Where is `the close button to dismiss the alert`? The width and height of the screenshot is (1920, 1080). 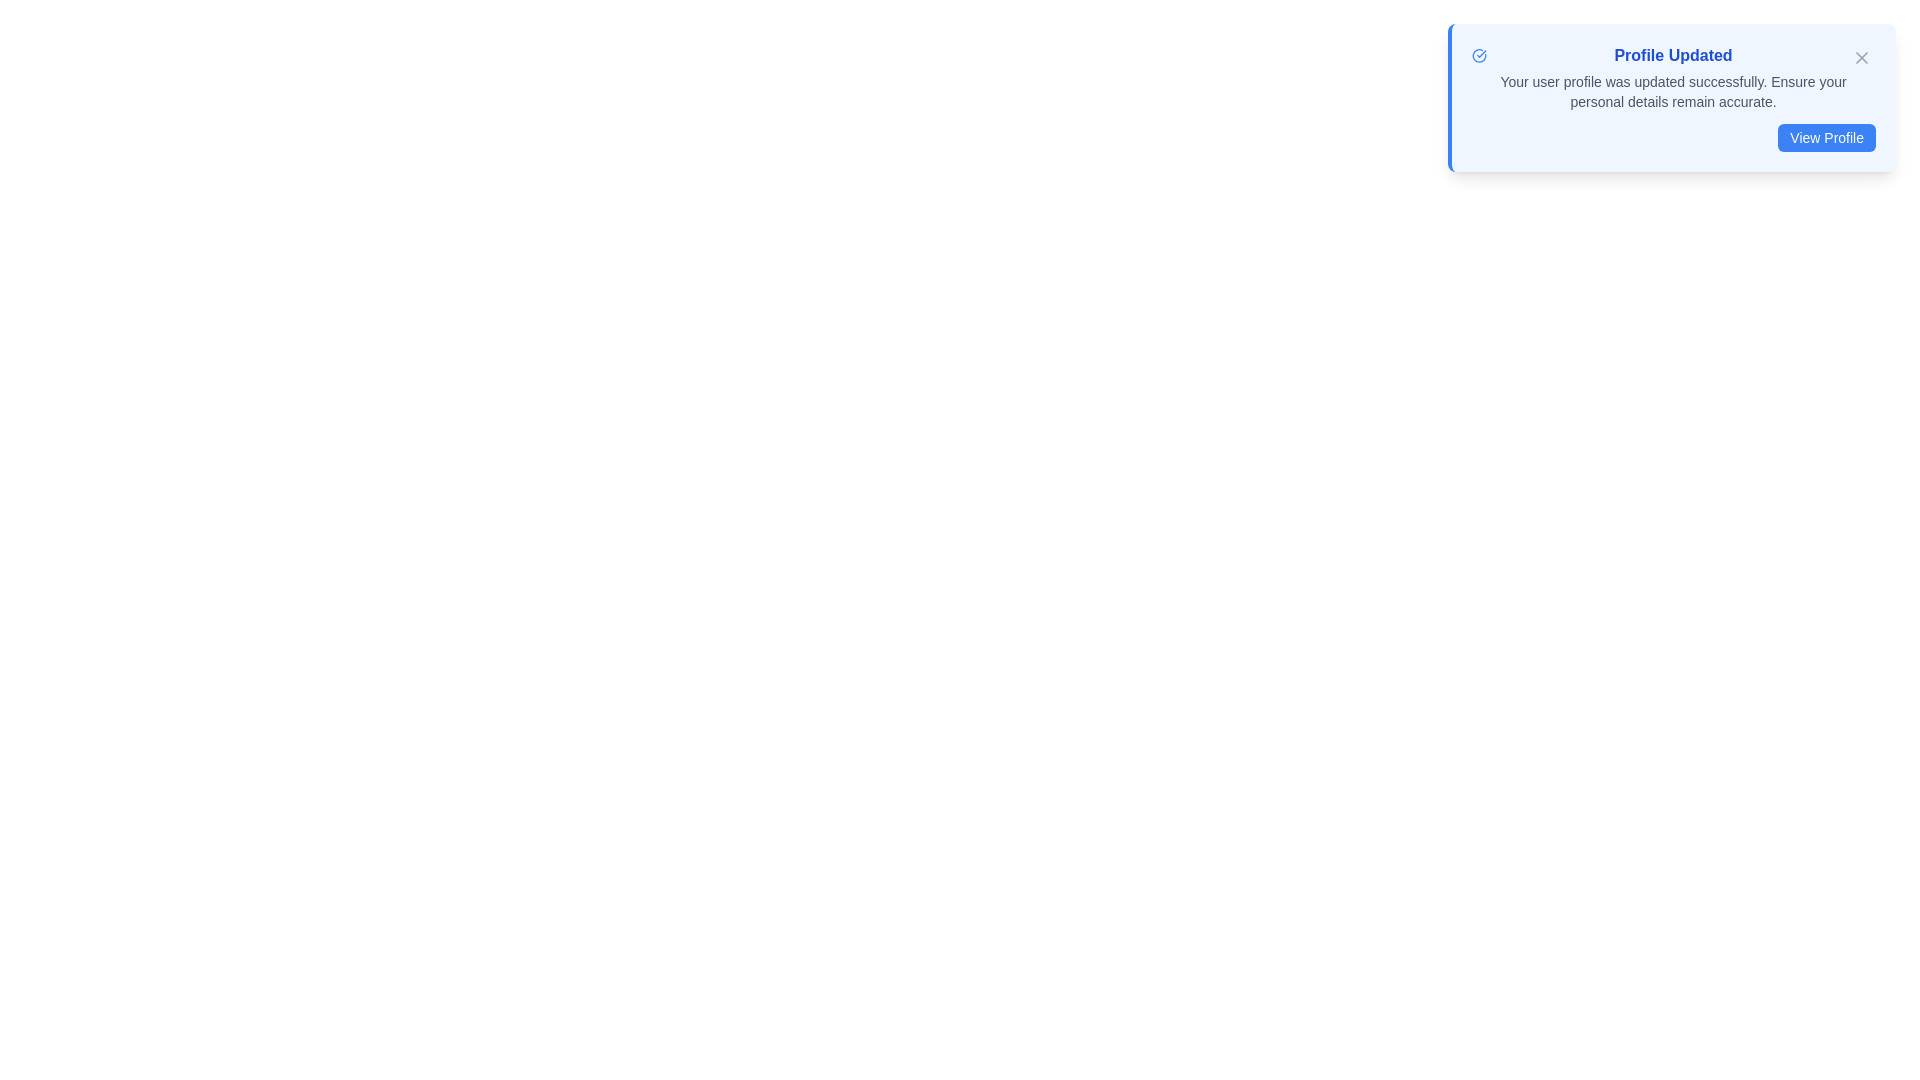 the close button to dismiss the alert is located at coordinates (1861, 56).